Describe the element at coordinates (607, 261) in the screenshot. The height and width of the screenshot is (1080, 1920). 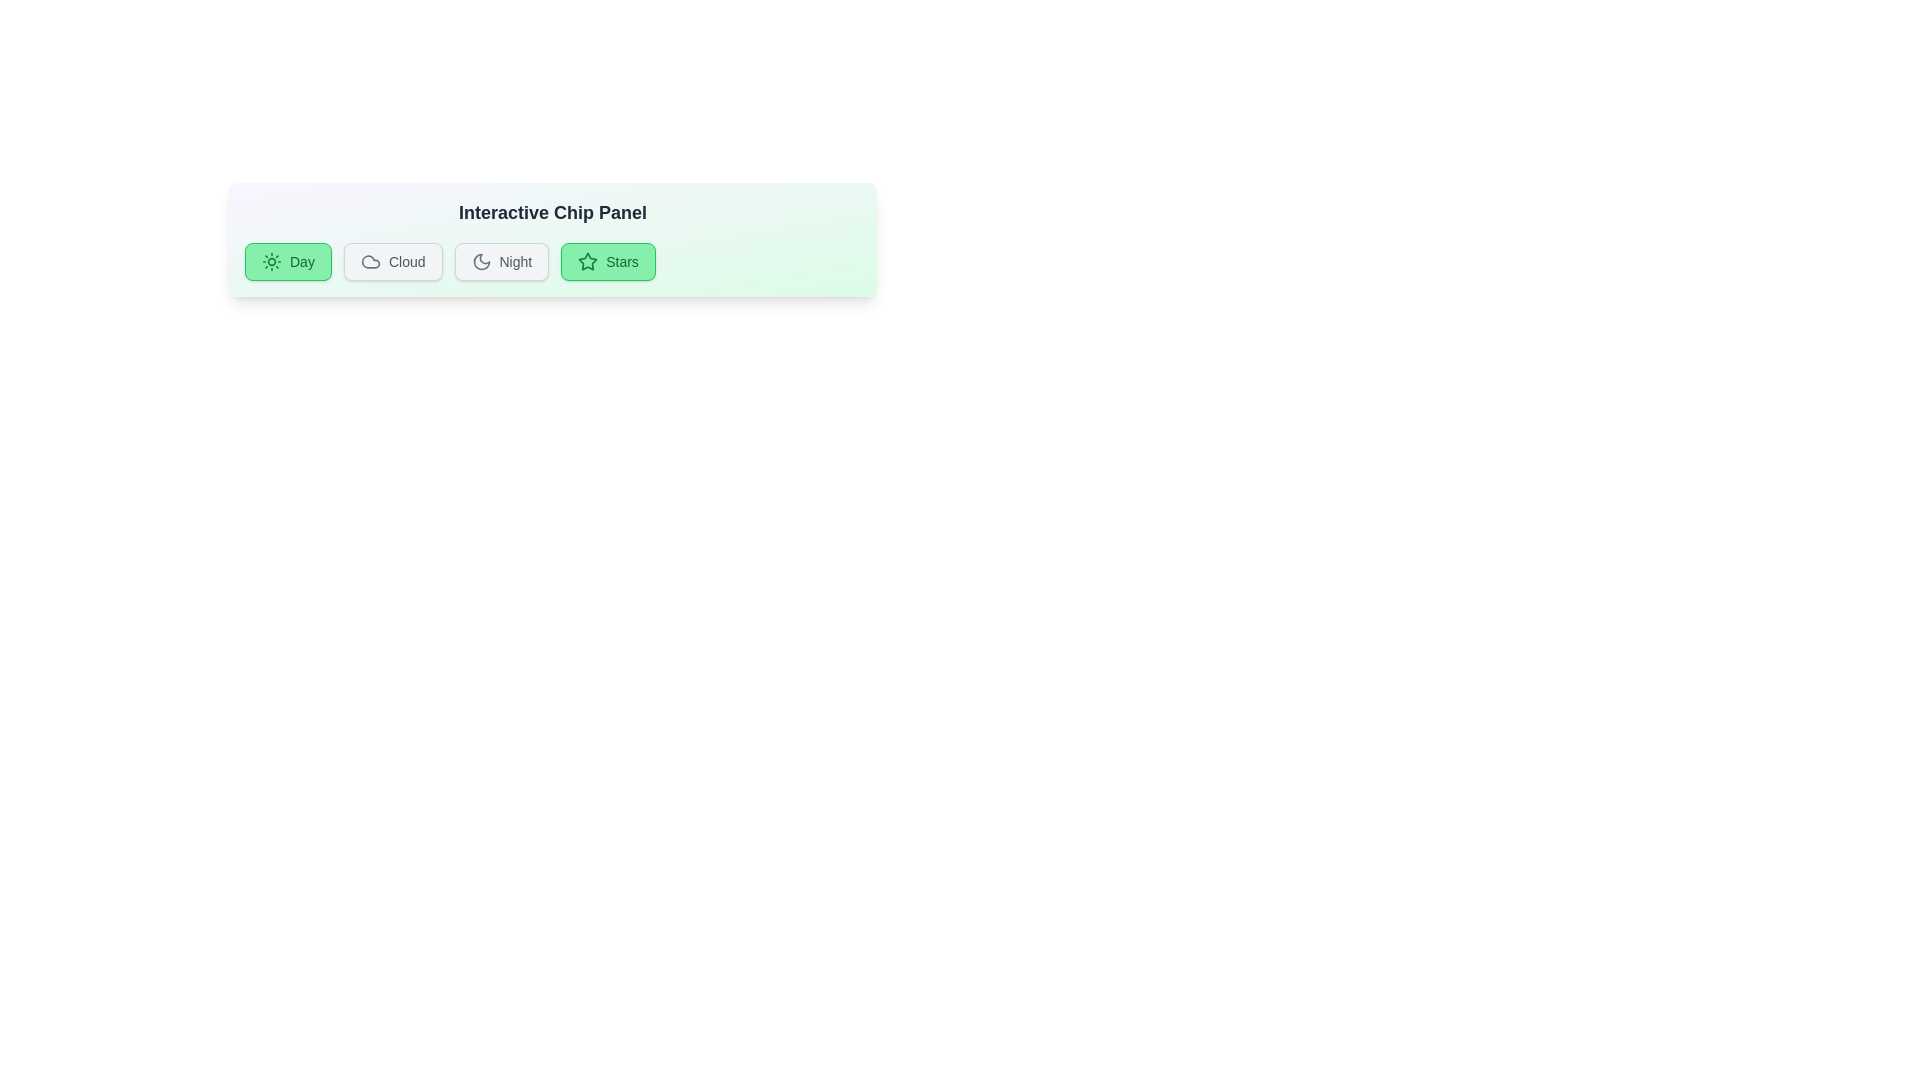
I see `the chip labeled Stars` at that location.